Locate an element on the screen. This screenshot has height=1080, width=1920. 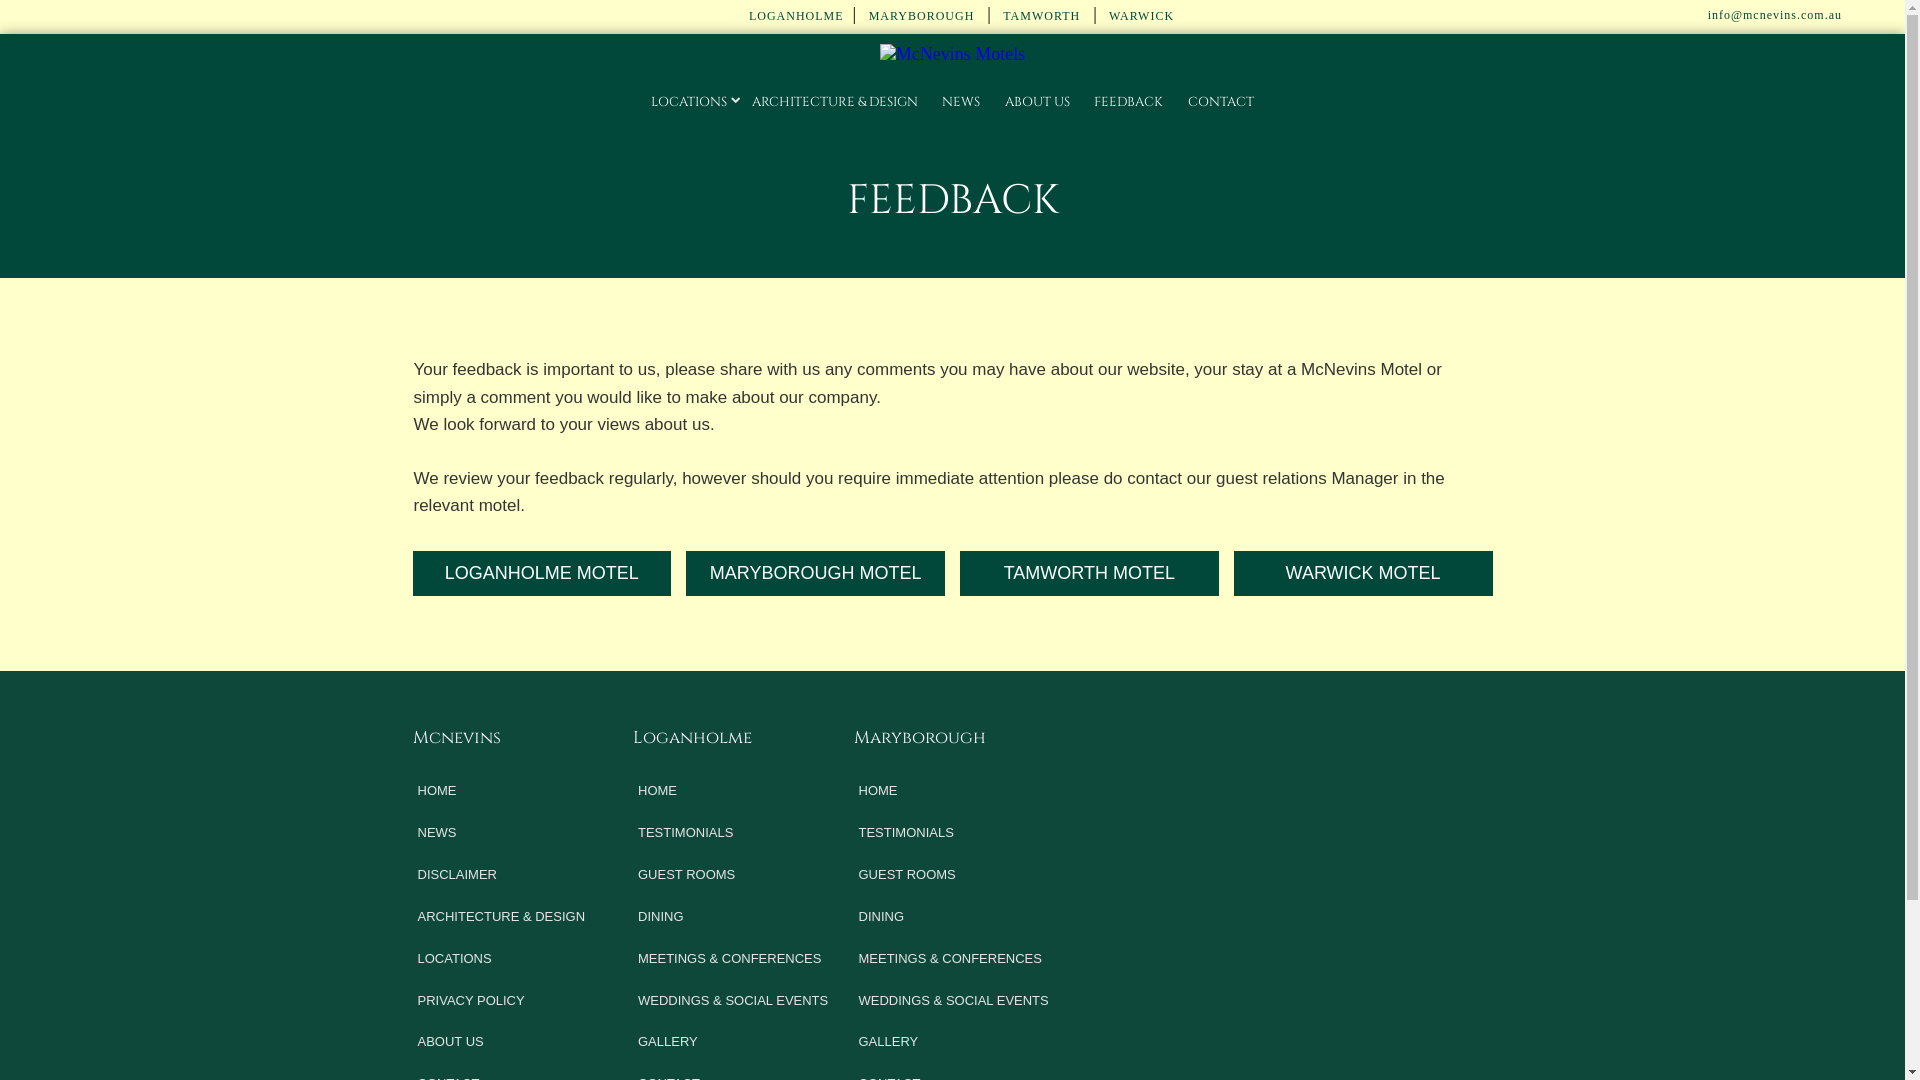
'  LOGANHOLME' is located at coordinates (791, 15).